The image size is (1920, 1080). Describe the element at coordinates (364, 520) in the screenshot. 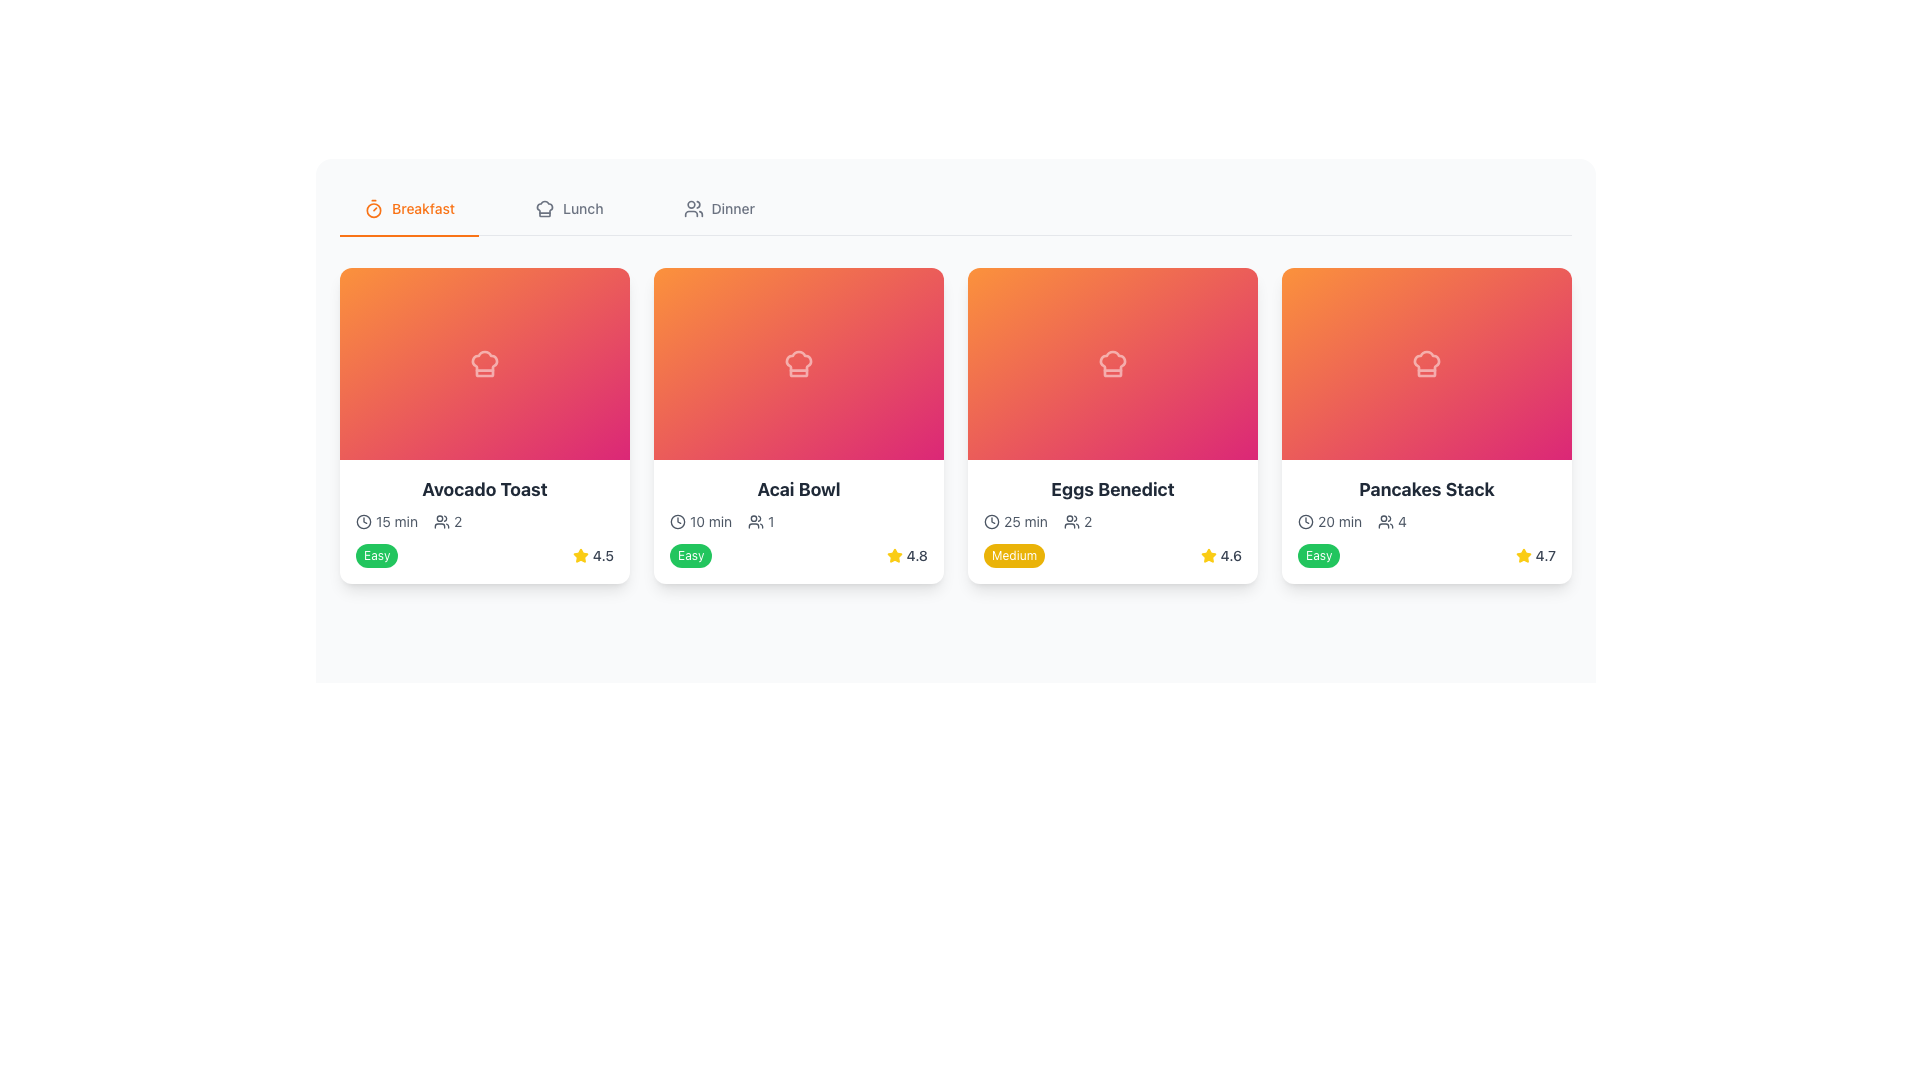

I see `the SVG circle shape that serves as the background frame for the clock symbol in the 'Breakfast' menu tab of the navigation bar` at that location.